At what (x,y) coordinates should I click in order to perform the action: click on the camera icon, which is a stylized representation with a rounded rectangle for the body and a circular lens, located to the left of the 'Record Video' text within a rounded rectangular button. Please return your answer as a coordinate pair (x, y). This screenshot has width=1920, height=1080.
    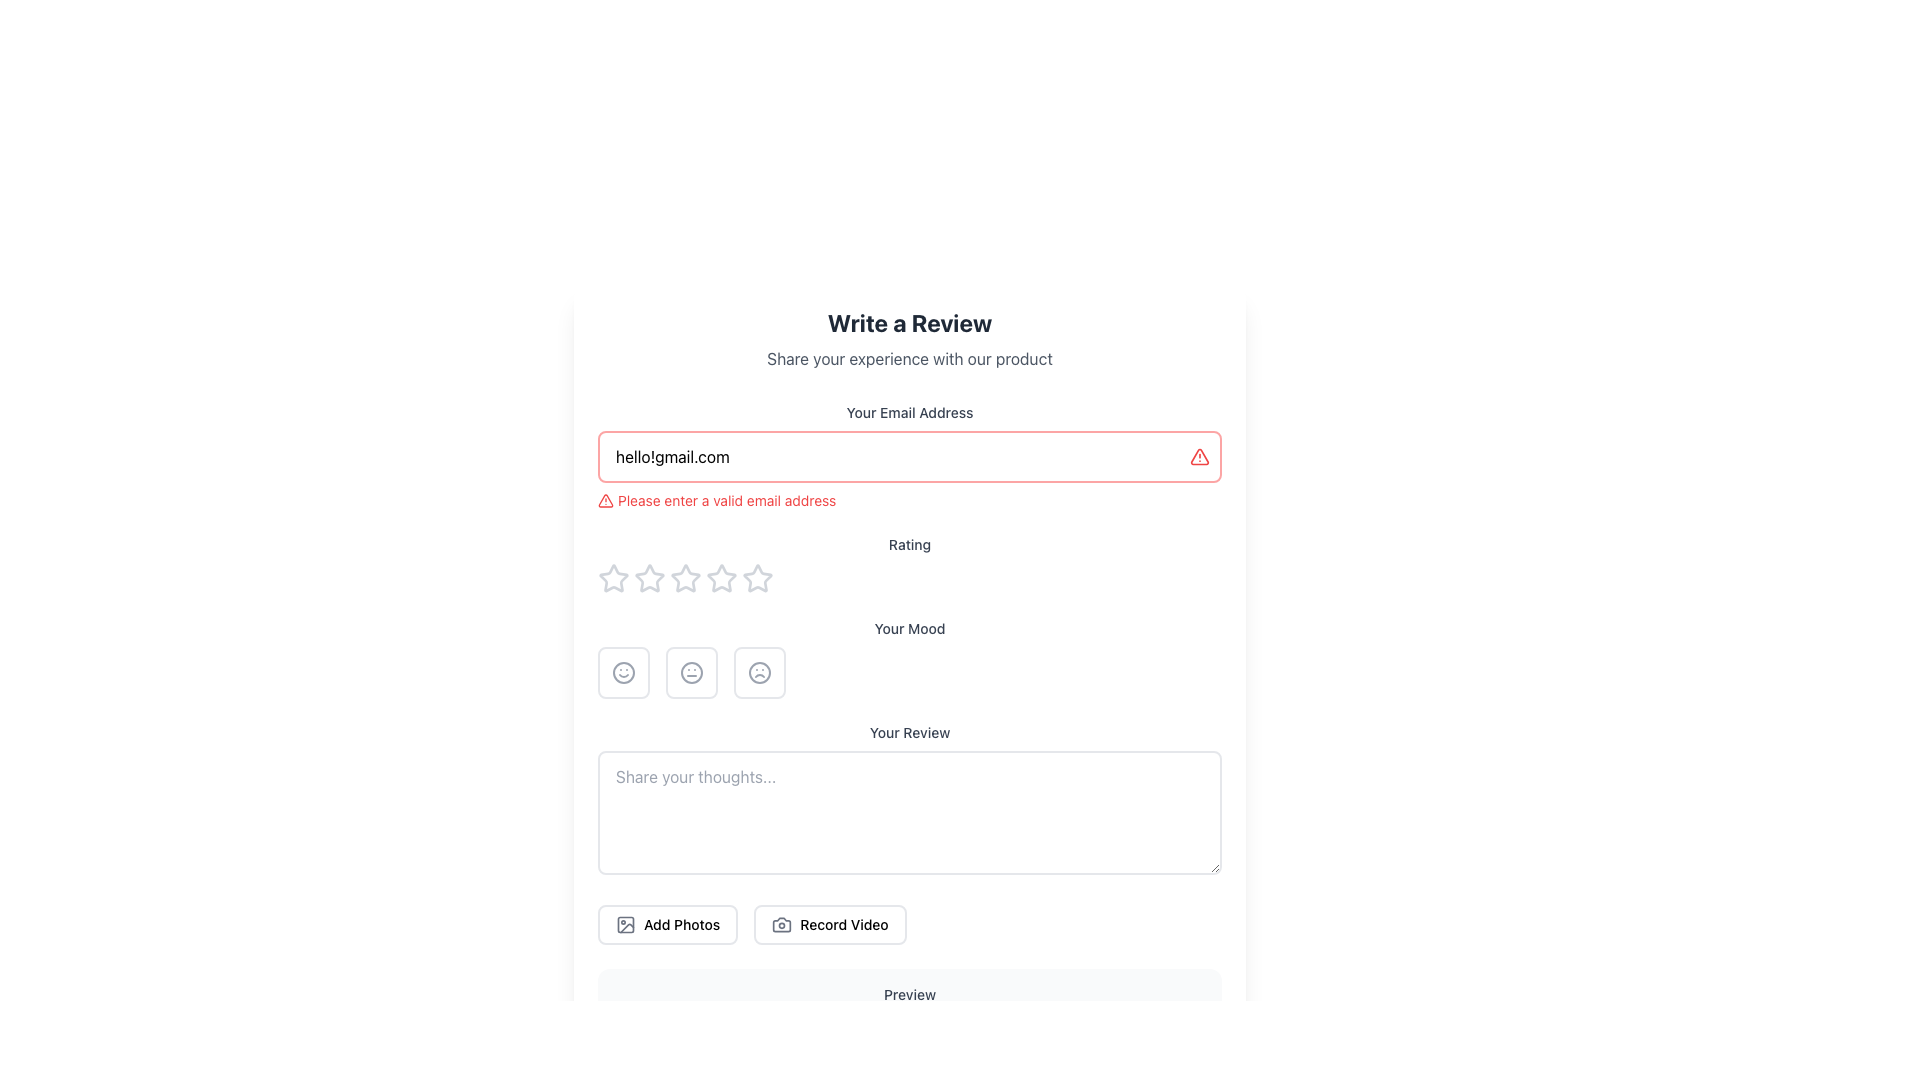
    Looking at the image, I should click on (781, 925).